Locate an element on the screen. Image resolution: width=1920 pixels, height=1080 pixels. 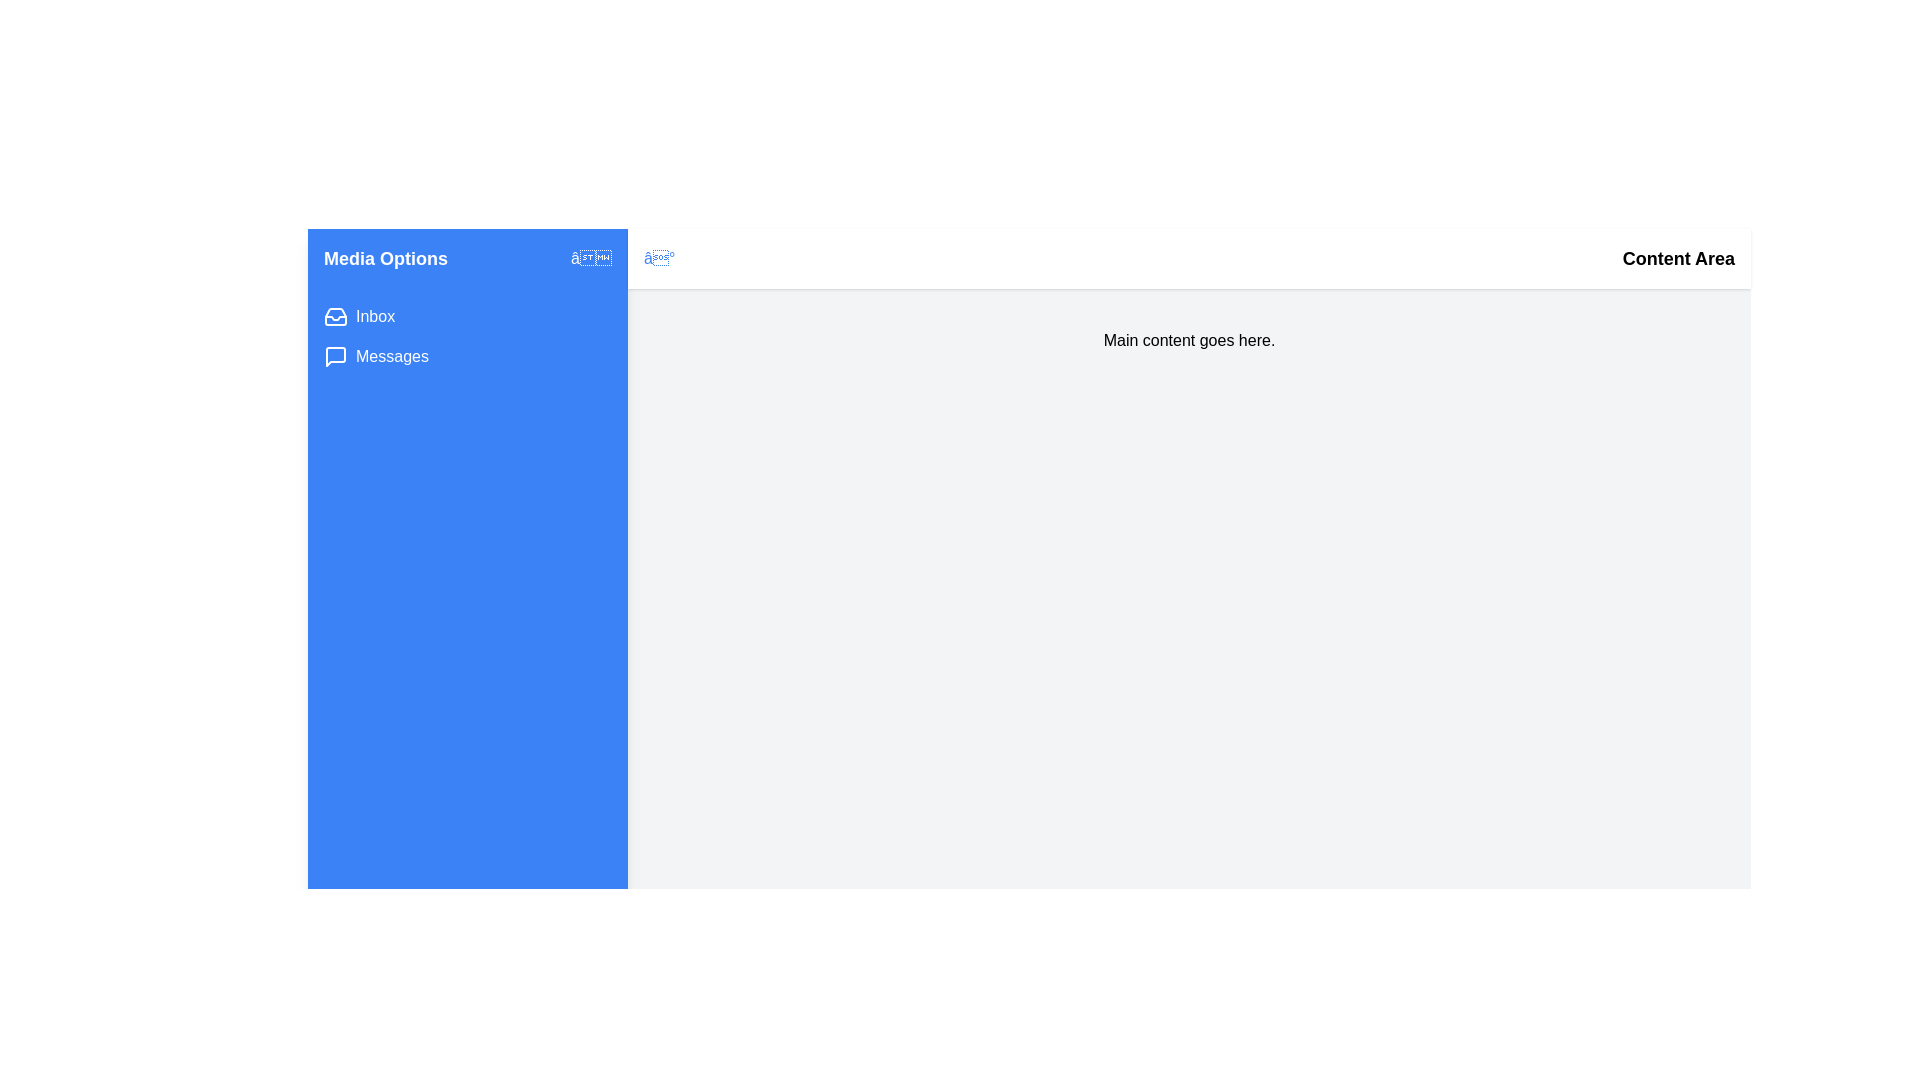
the 'Messages' option in the MultimediaDrawer is located at coordinates (392, 356).